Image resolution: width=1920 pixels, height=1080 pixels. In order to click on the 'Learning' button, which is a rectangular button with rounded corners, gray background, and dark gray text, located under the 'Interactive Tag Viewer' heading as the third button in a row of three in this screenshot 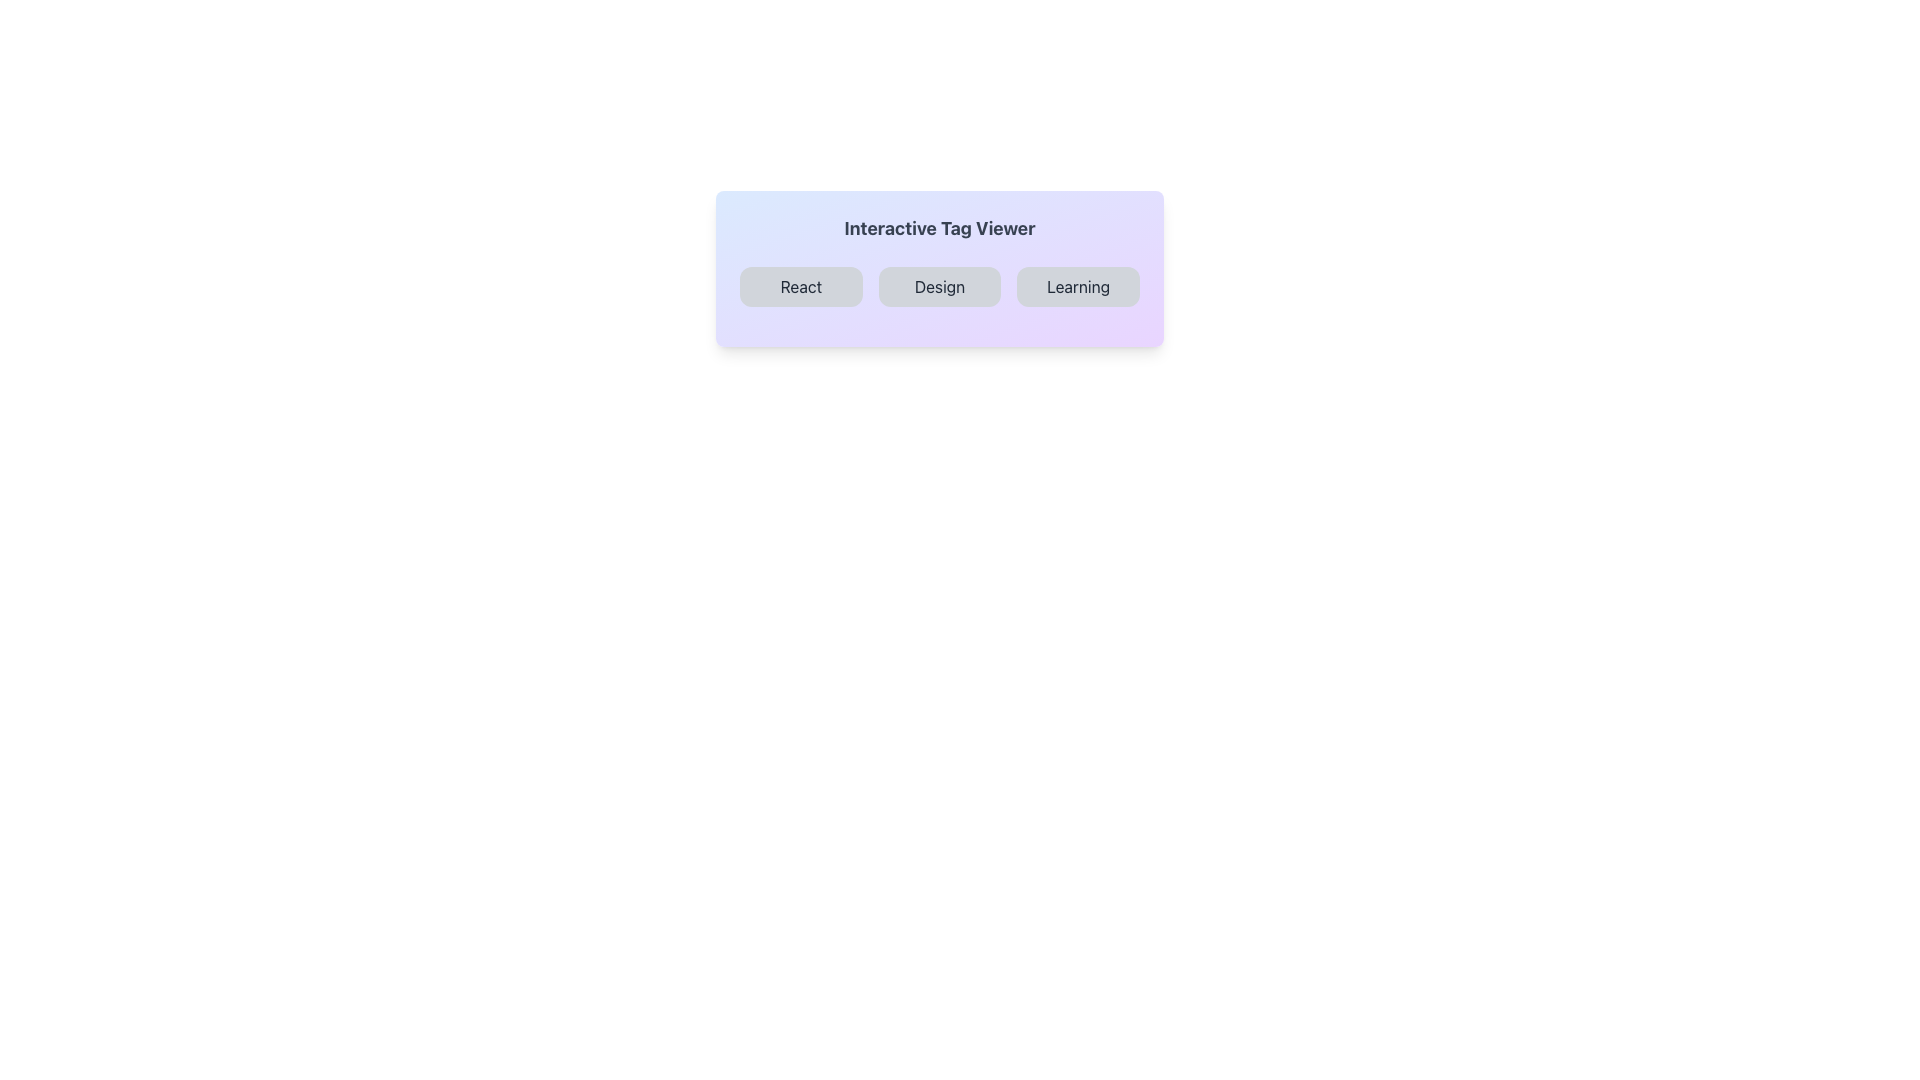, I will do `click(1077, 286)`.